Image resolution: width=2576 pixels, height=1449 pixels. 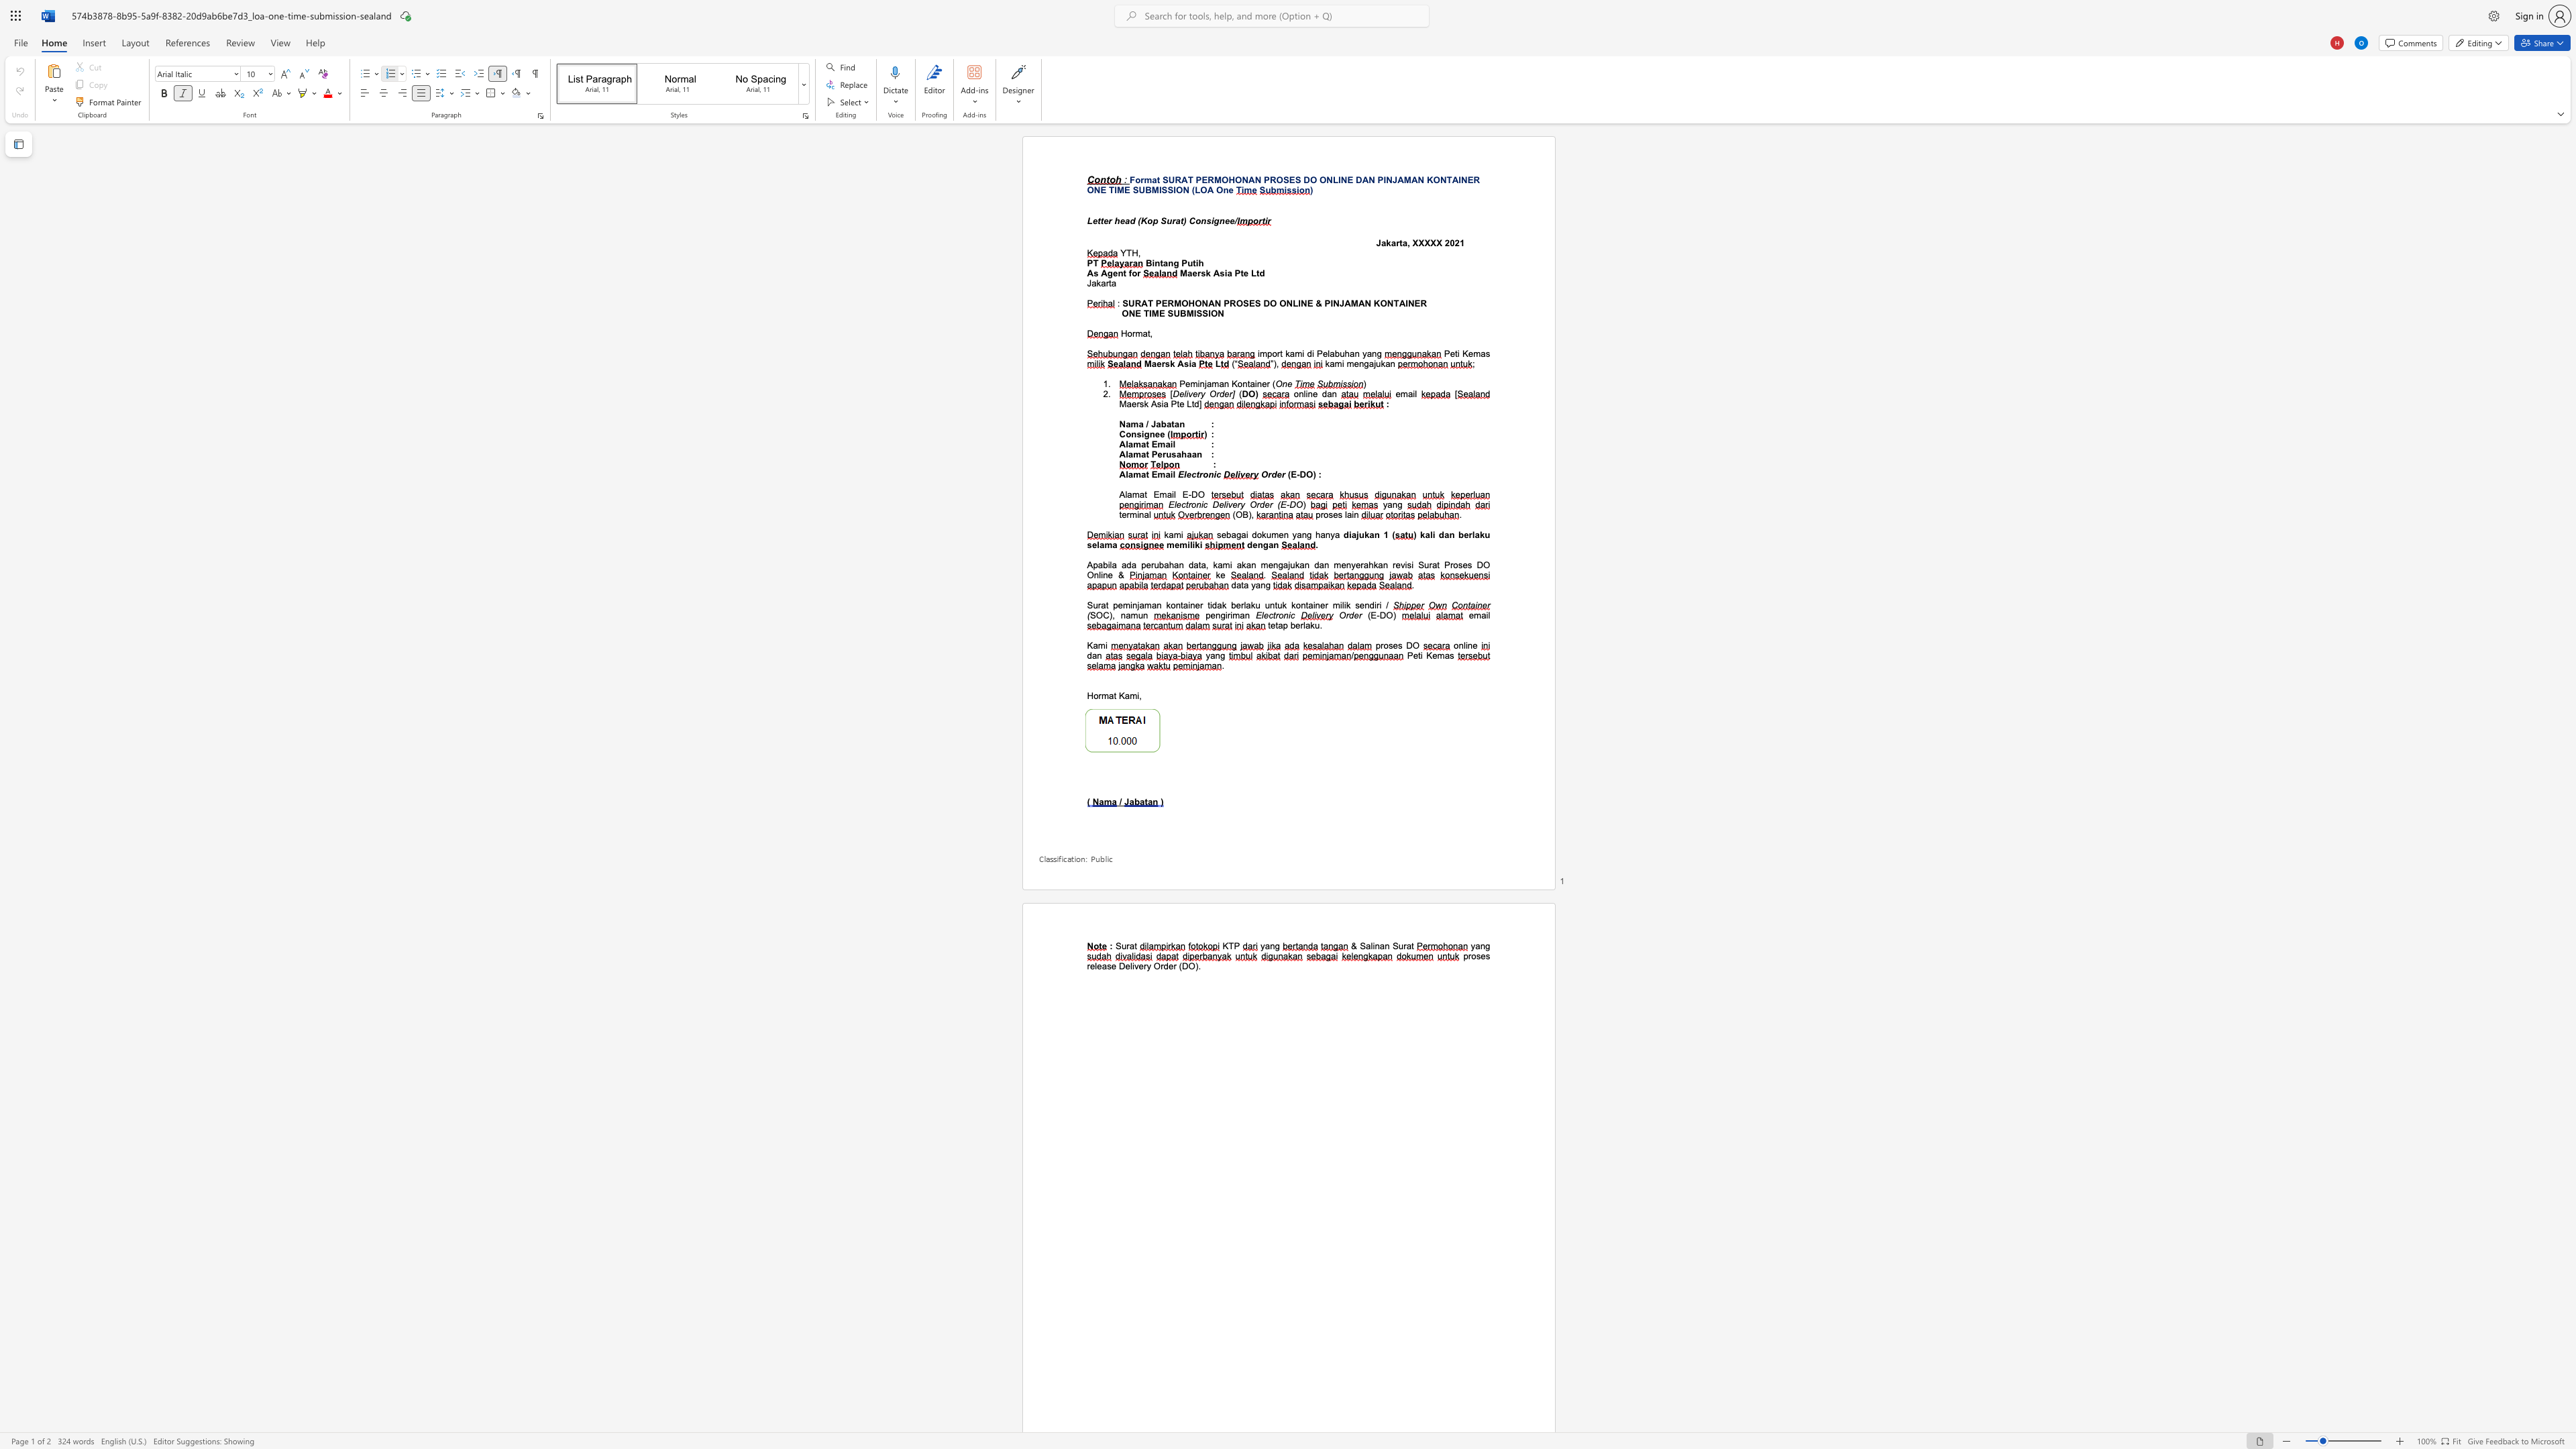 What do you see at coordinates (1352, 362) in the screenshot?
I see `the space between the continuous character "m" and "e" in the text` at bounding box center [1352, 362].